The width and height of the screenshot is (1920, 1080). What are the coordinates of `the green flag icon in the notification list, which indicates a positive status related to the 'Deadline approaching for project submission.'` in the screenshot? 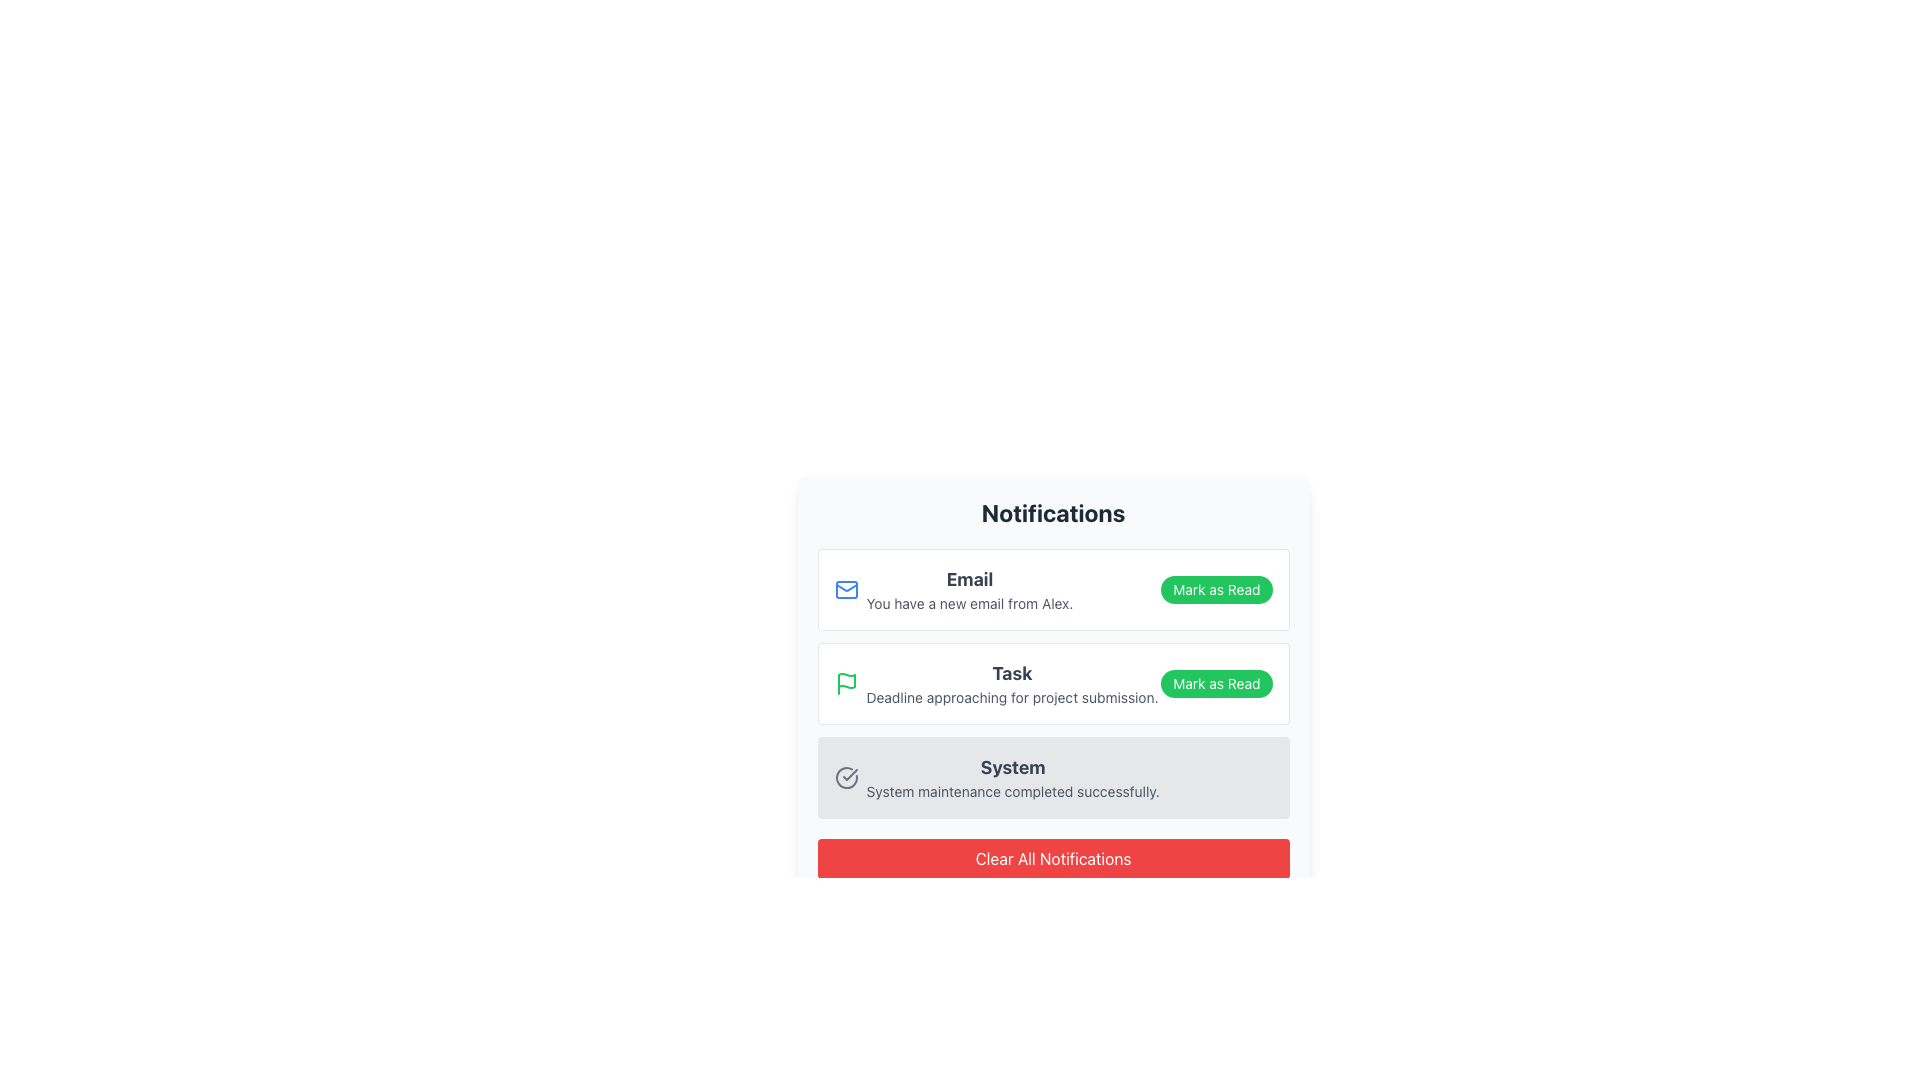 It's located at (846, 680).